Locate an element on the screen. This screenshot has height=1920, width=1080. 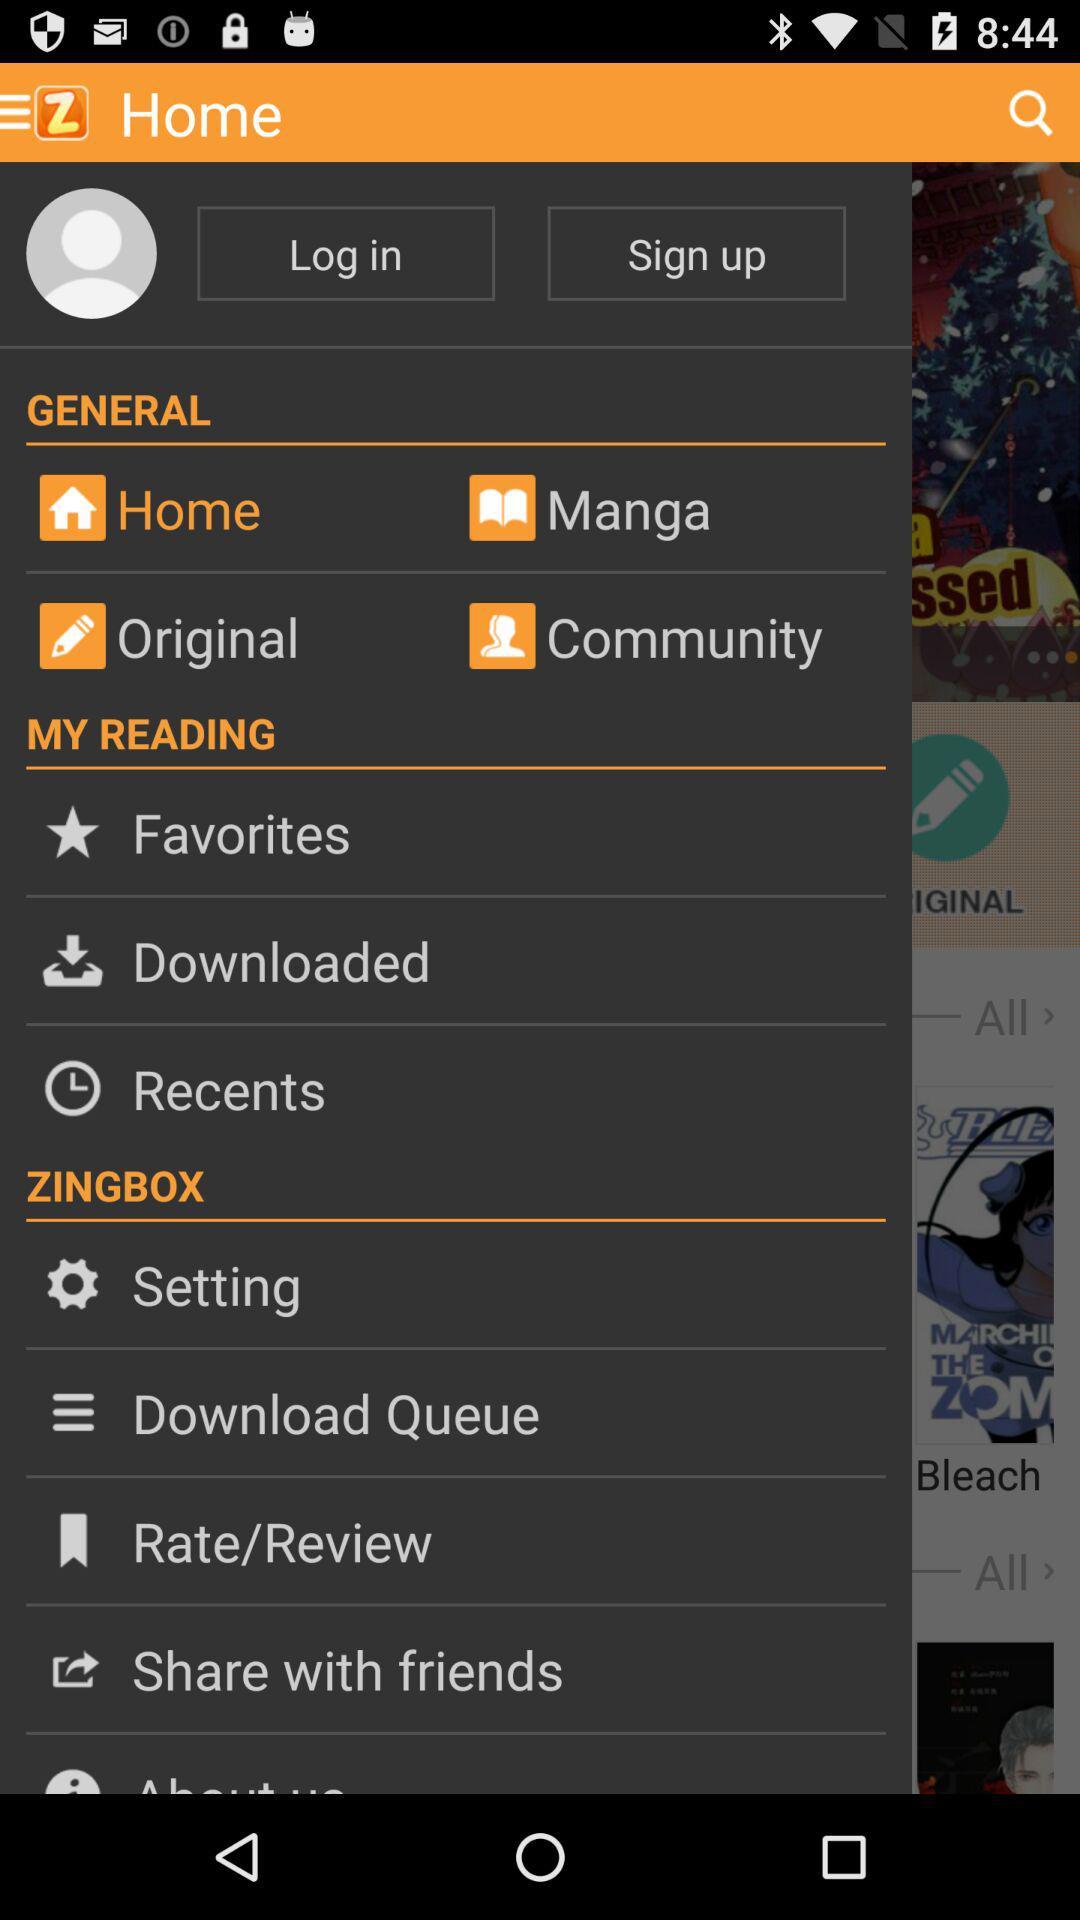
the search icon is located at coordinates (1030, 119).